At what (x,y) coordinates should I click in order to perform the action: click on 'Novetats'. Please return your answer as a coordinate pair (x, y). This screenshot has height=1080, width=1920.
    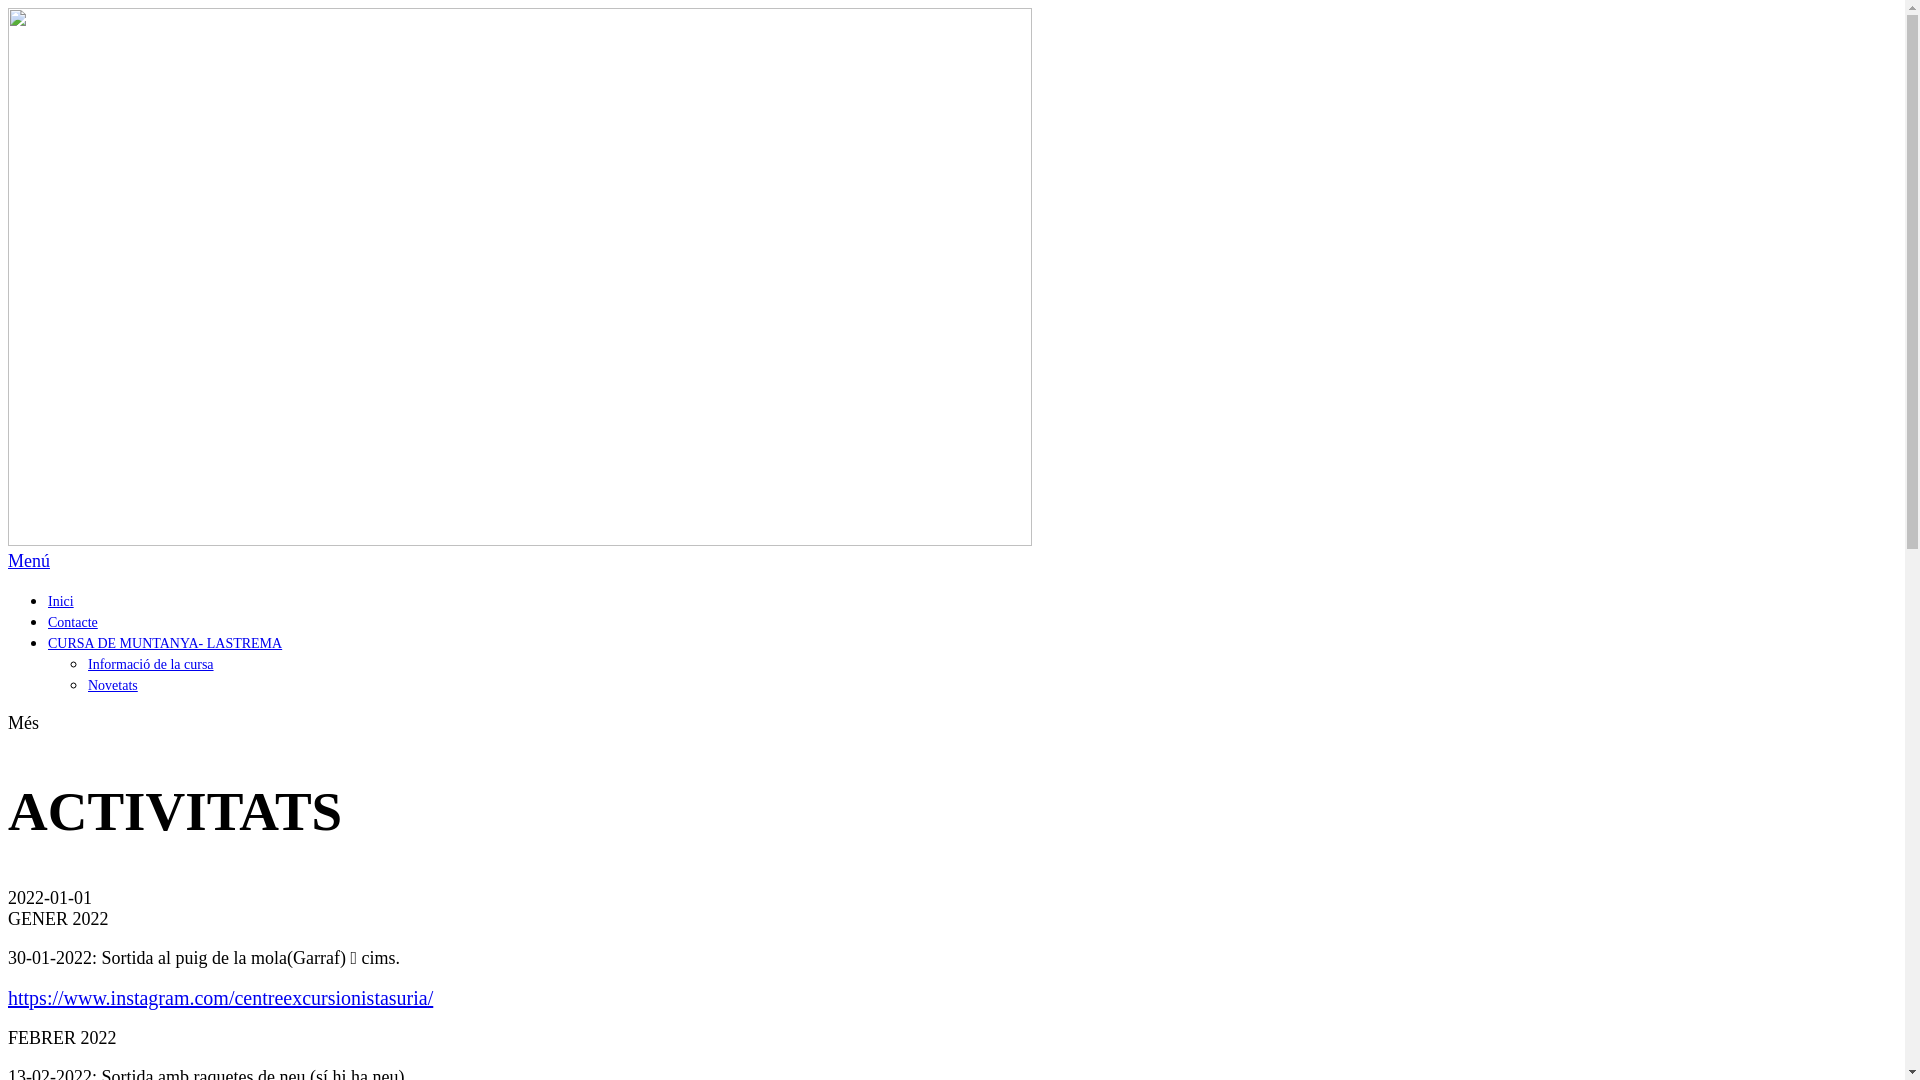
    Looking at the image, I should click on (112, 684).